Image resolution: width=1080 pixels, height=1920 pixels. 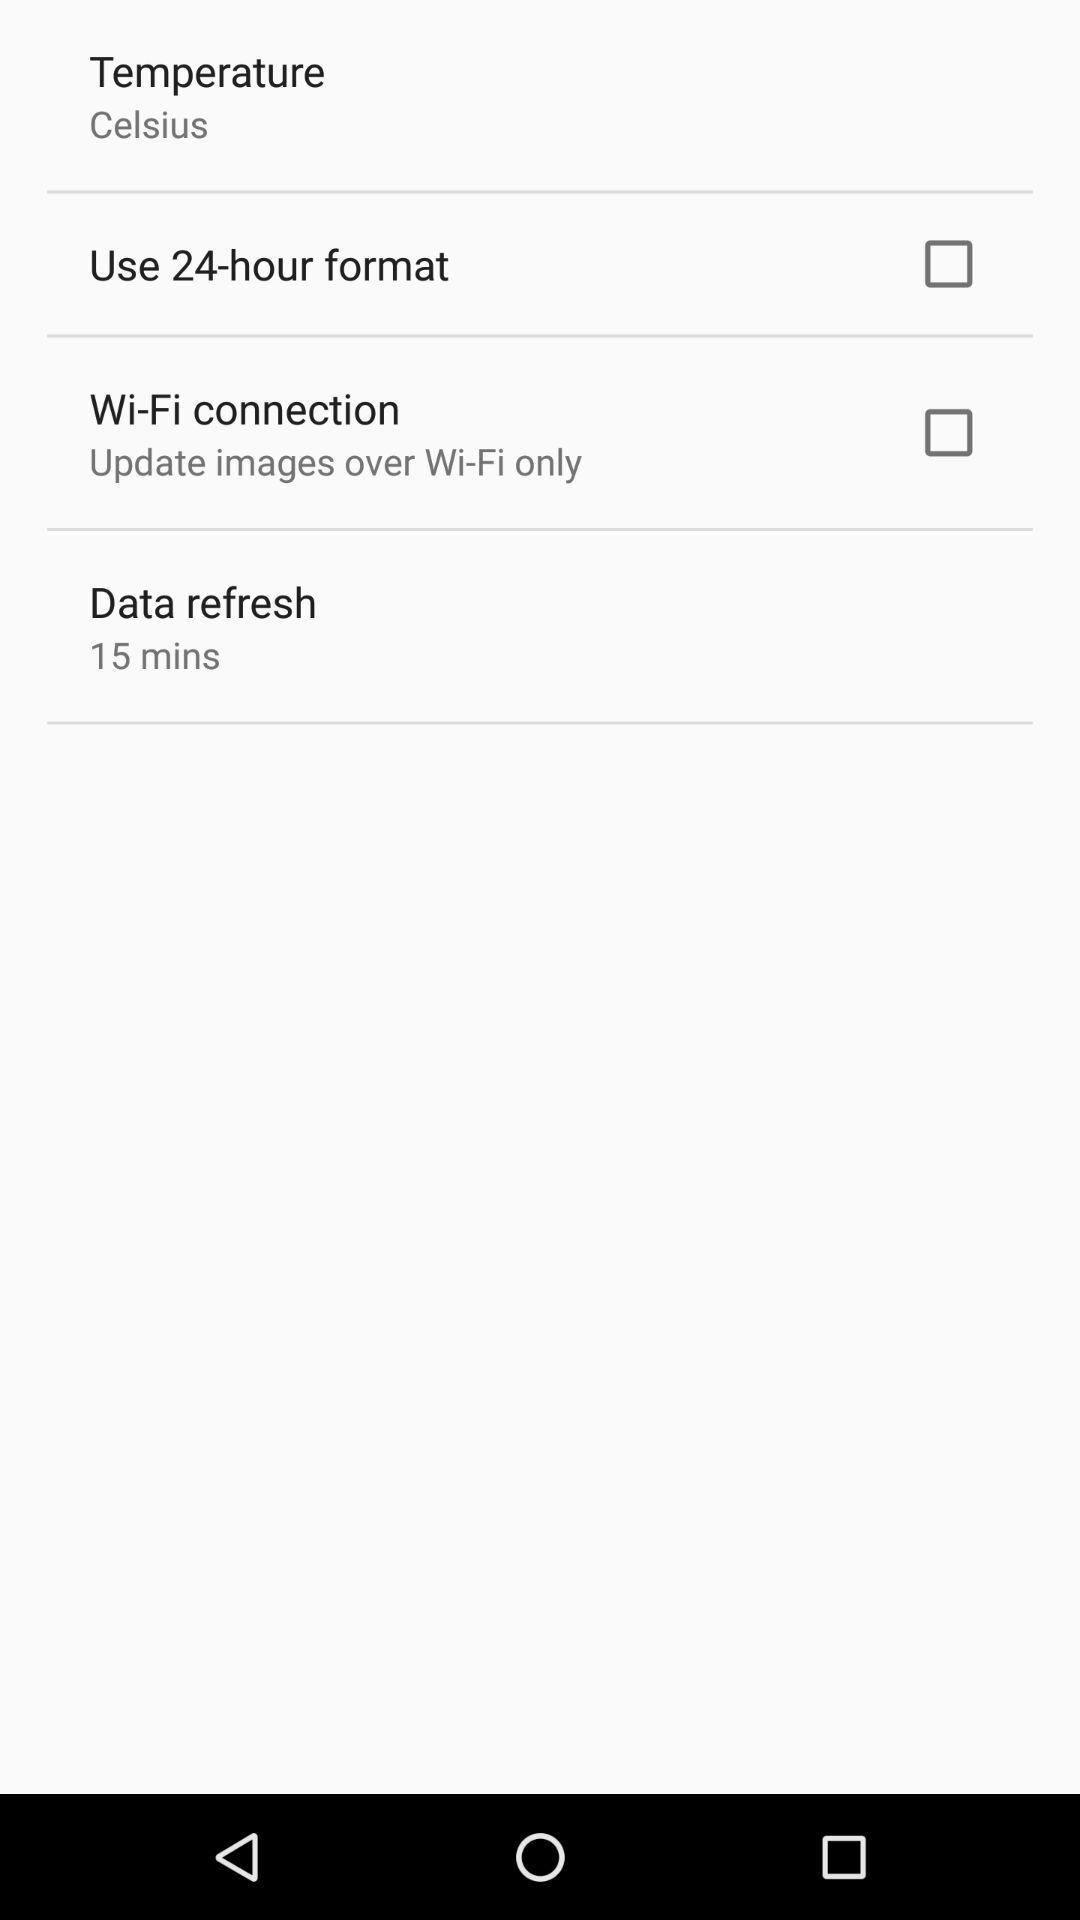 I want to click on the data refresh, so click(x=203, y=600).